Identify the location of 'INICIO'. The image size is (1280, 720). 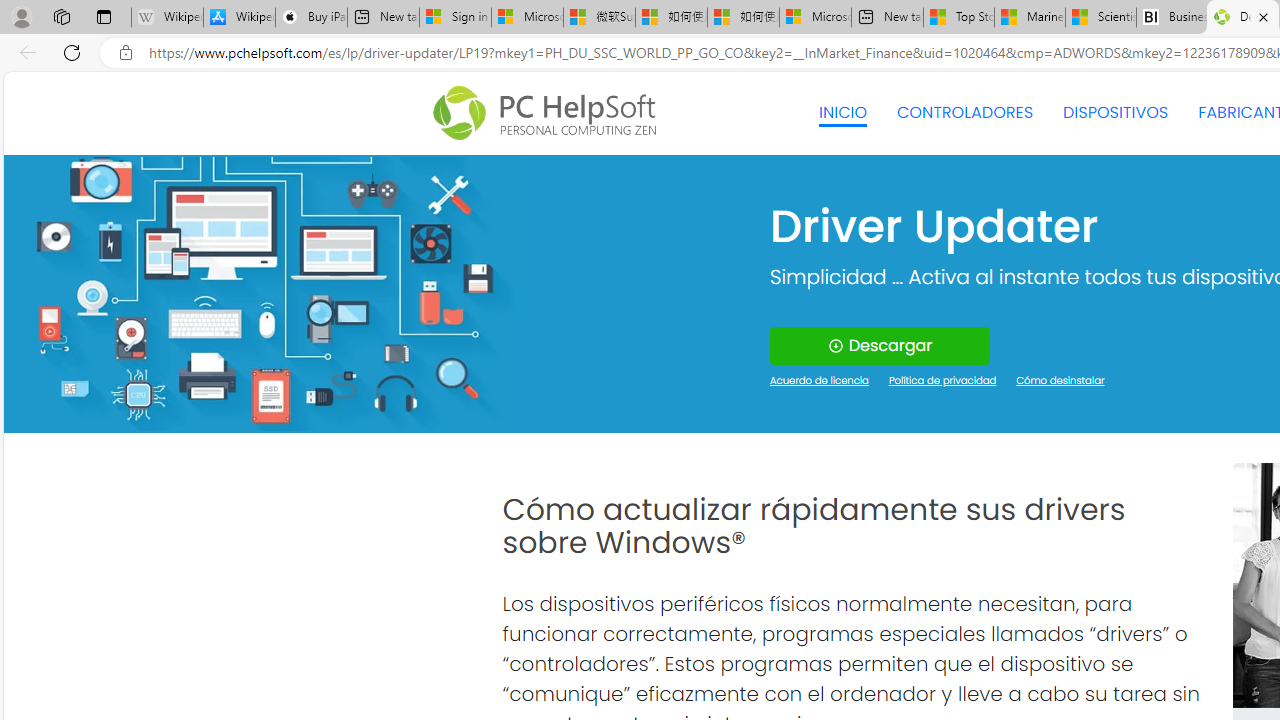
(842, 113).